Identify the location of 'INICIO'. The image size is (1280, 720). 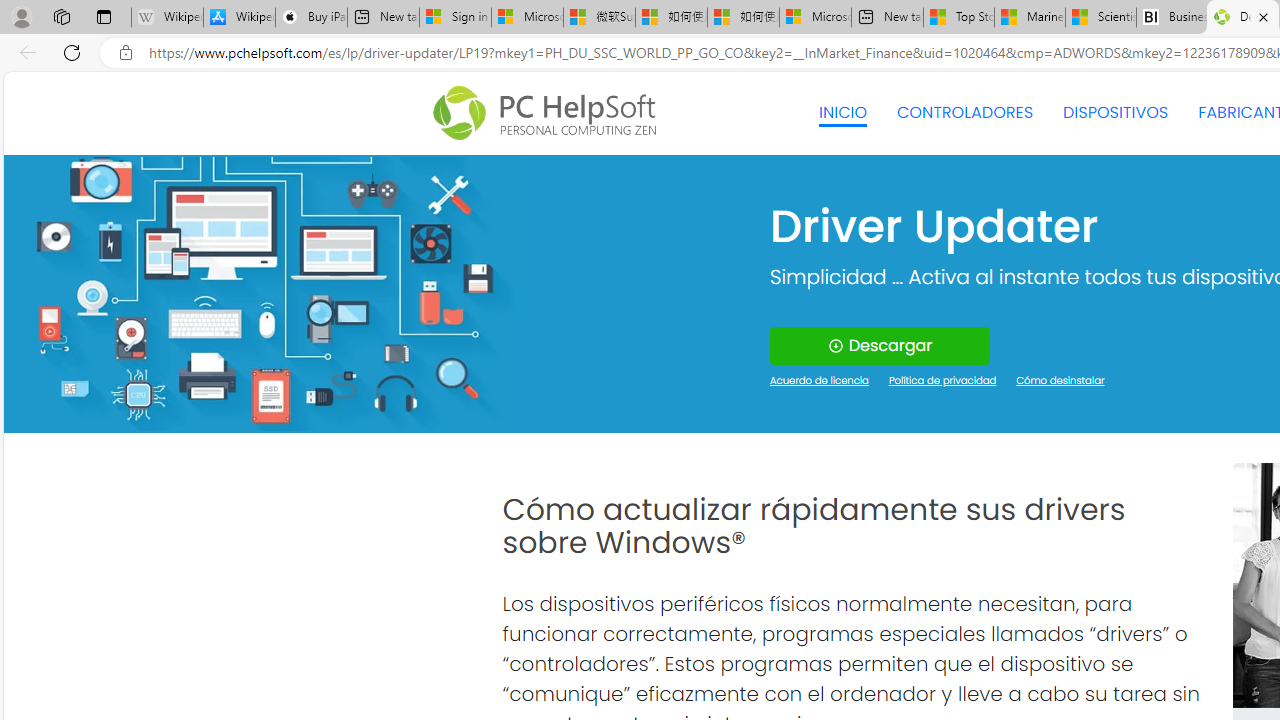
(842, 113).